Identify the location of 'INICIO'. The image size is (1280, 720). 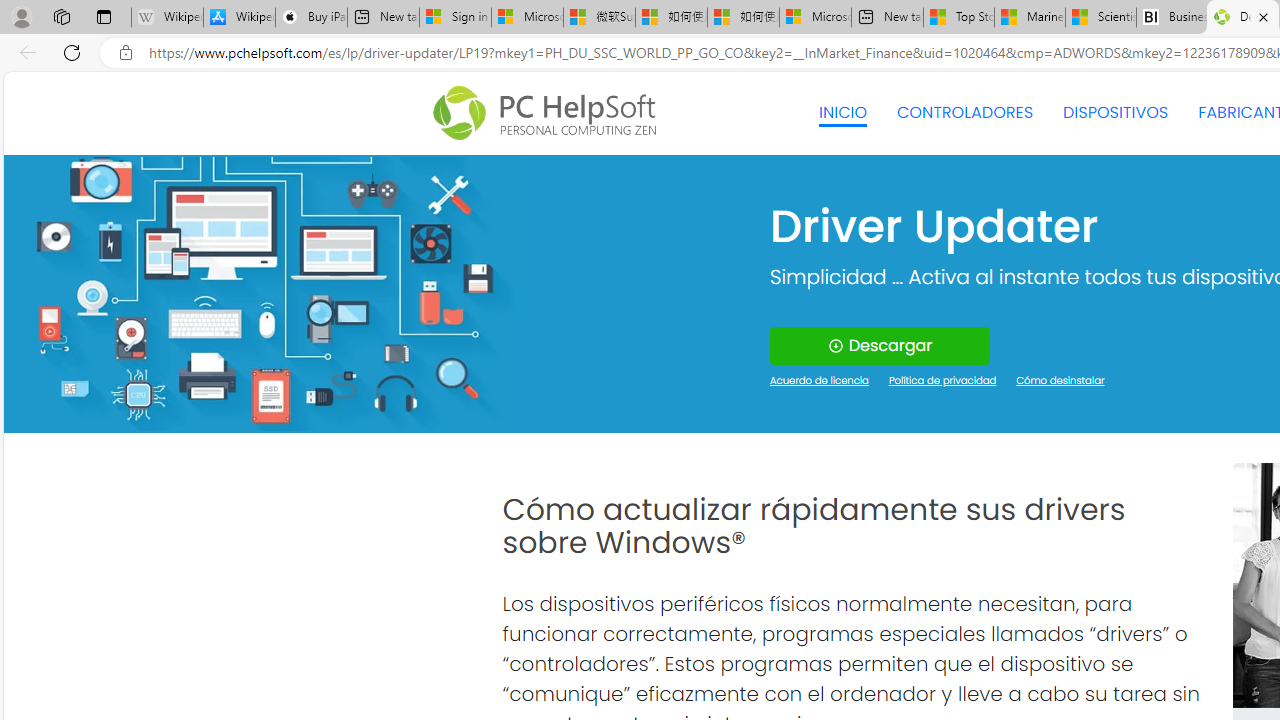
(842, 113).